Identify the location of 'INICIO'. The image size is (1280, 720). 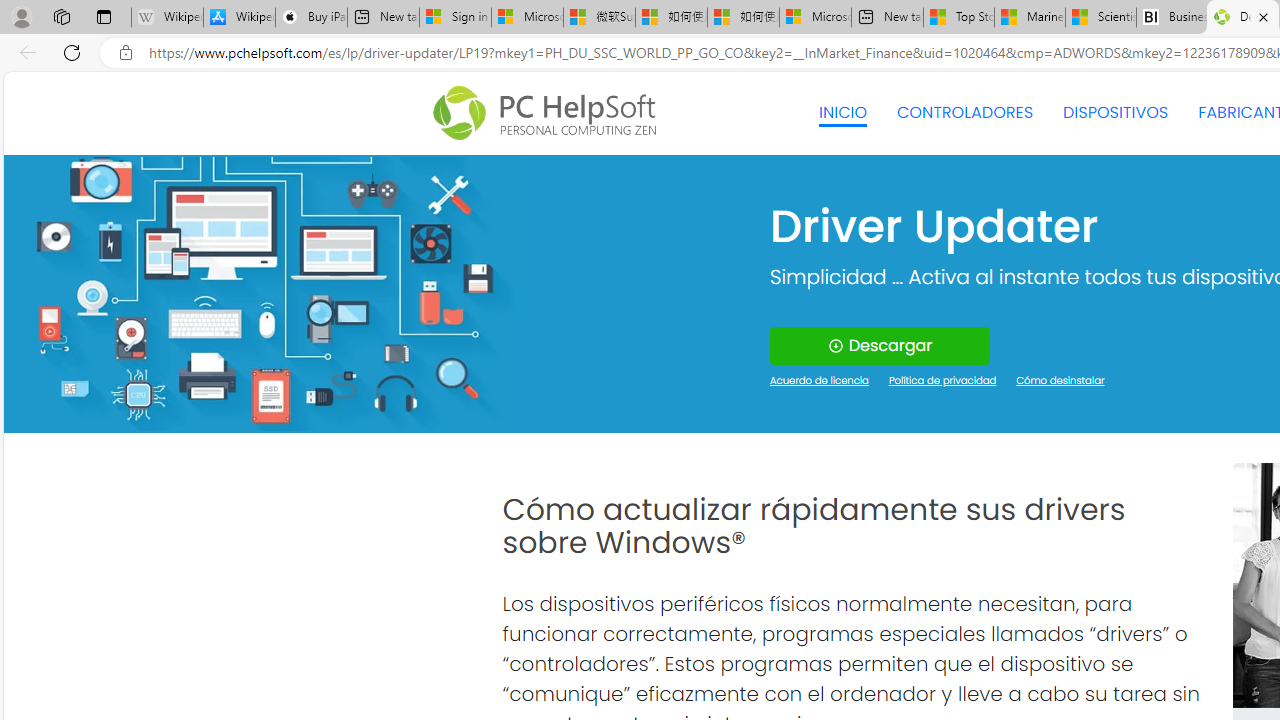
(842, 113).